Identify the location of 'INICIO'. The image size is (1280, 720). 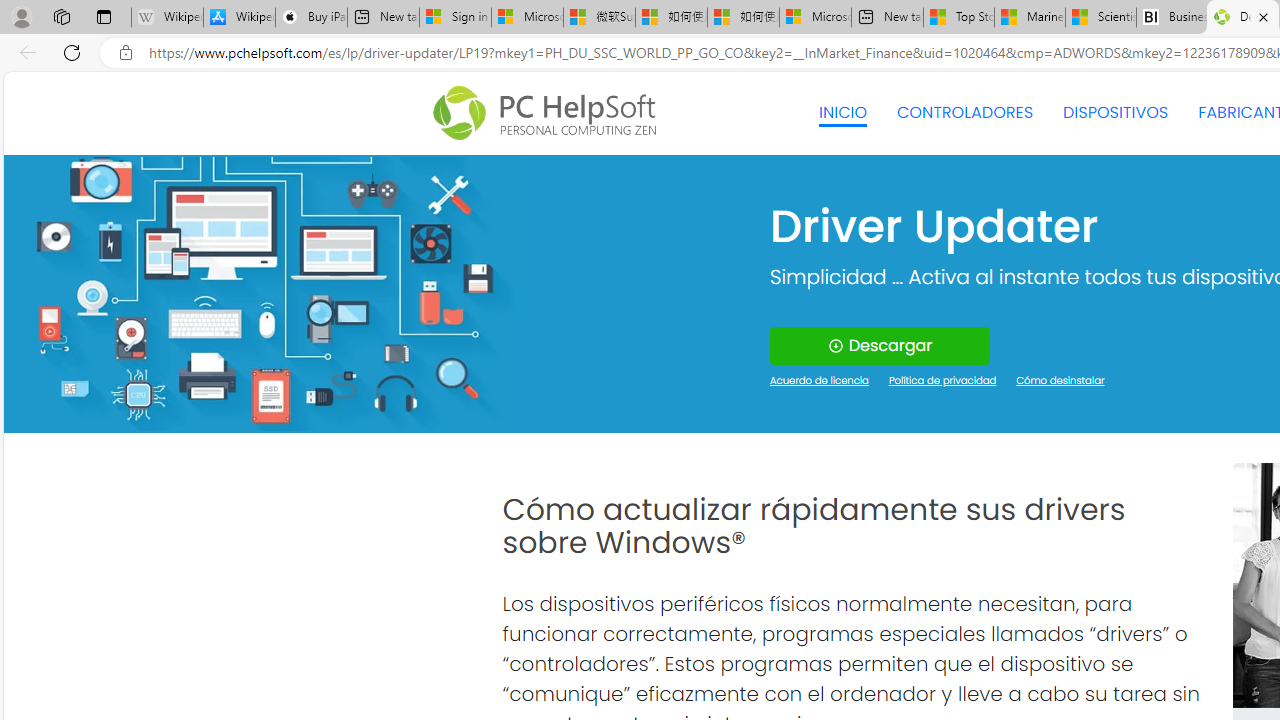
(842, 113).